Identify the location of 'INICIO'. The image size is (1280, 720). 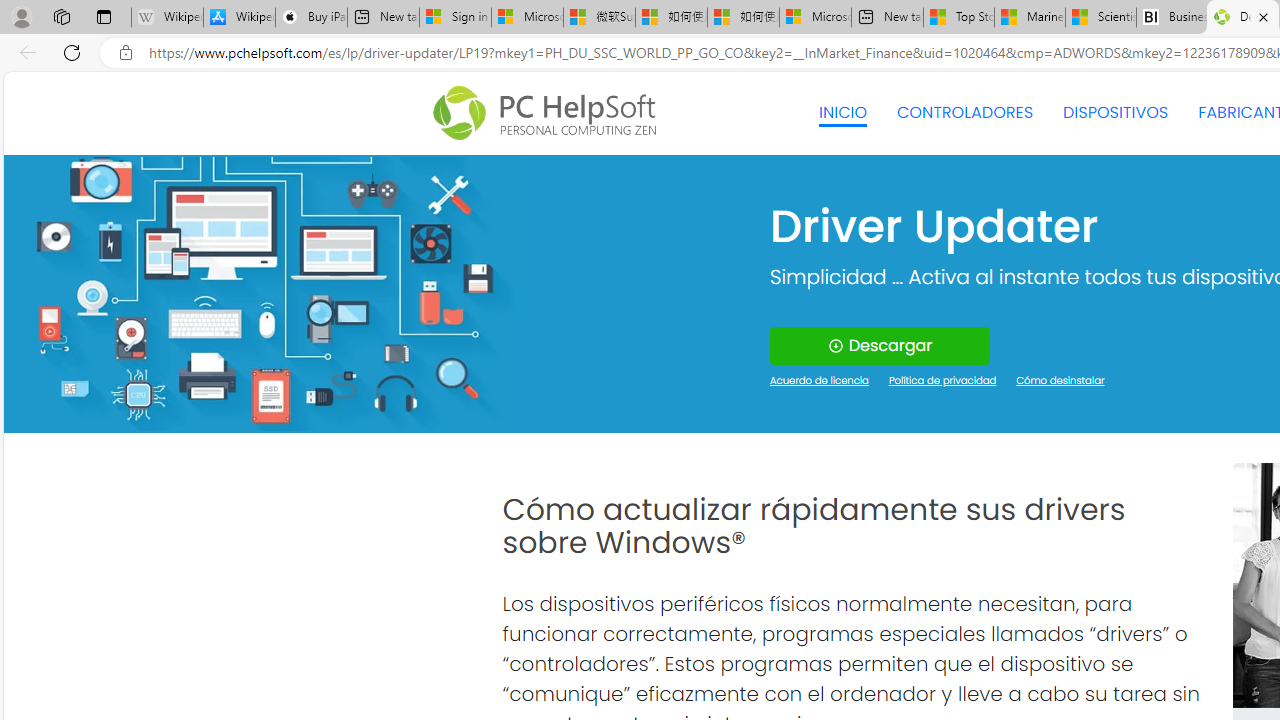
(842, 113).